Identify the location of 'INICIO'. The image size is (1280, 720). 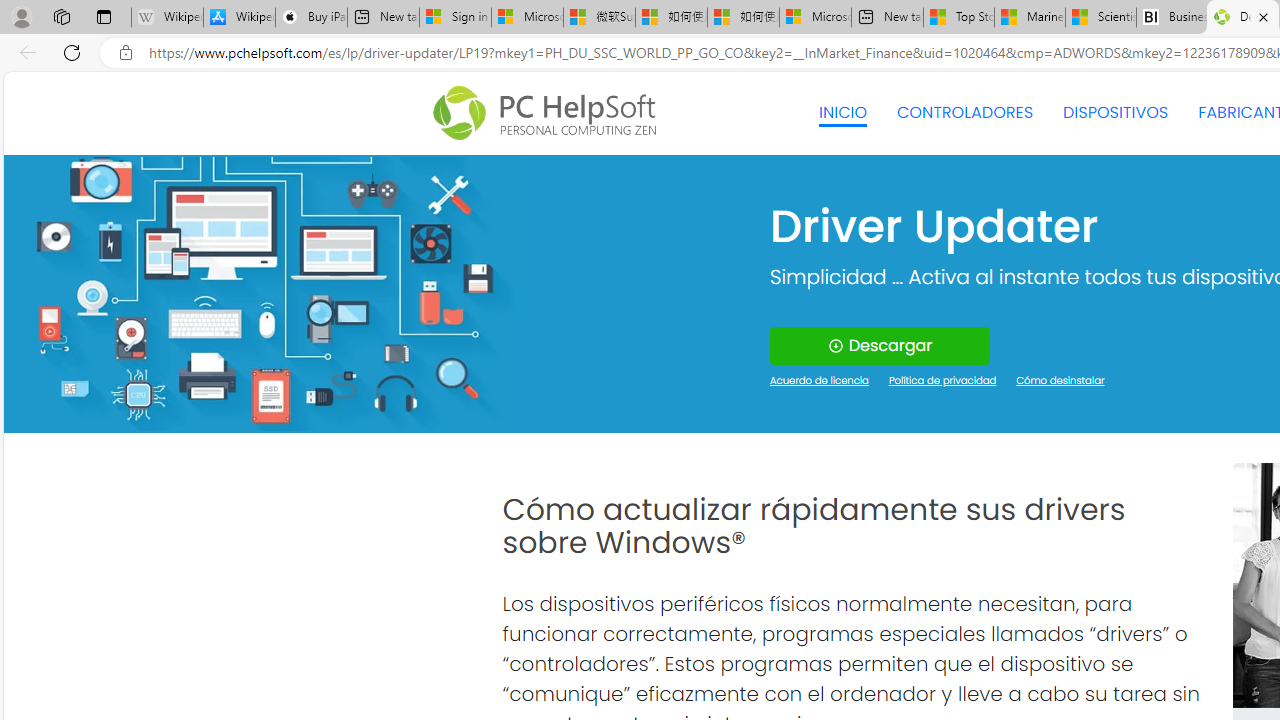
(842, 113).